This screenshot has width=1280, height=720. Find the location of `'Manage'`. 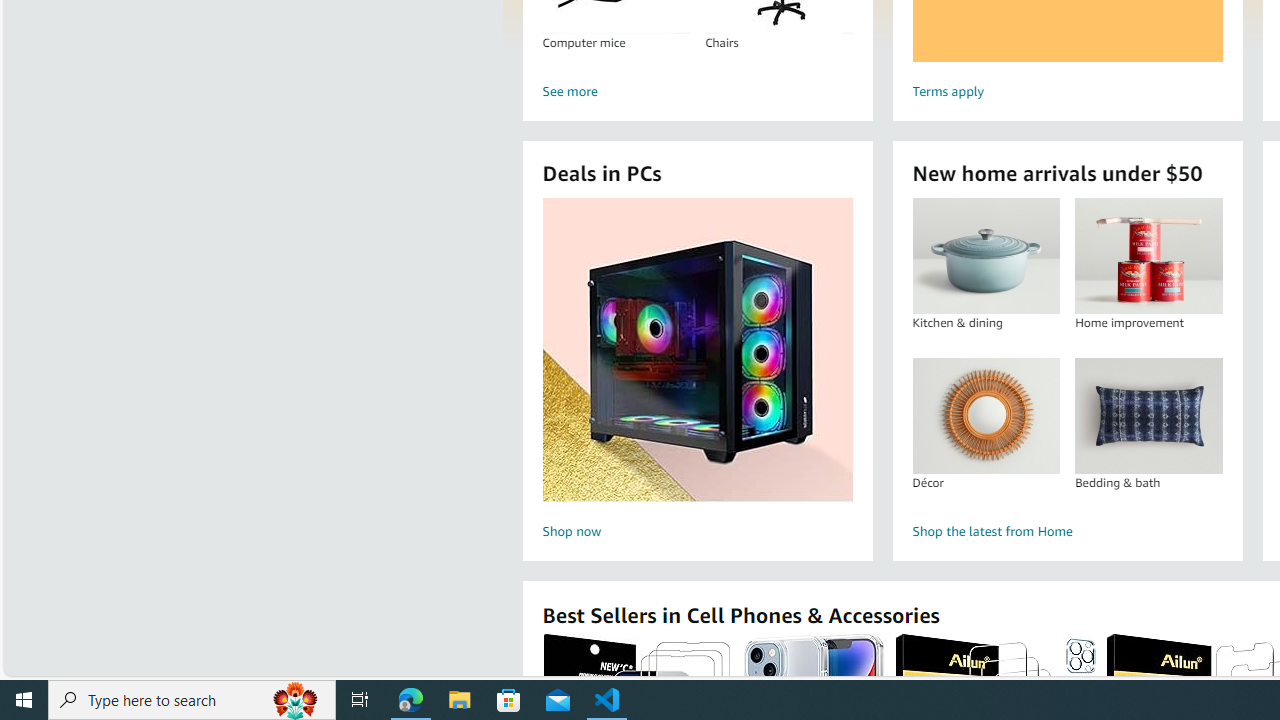

'Manage' is located at coordinates (24, 633).